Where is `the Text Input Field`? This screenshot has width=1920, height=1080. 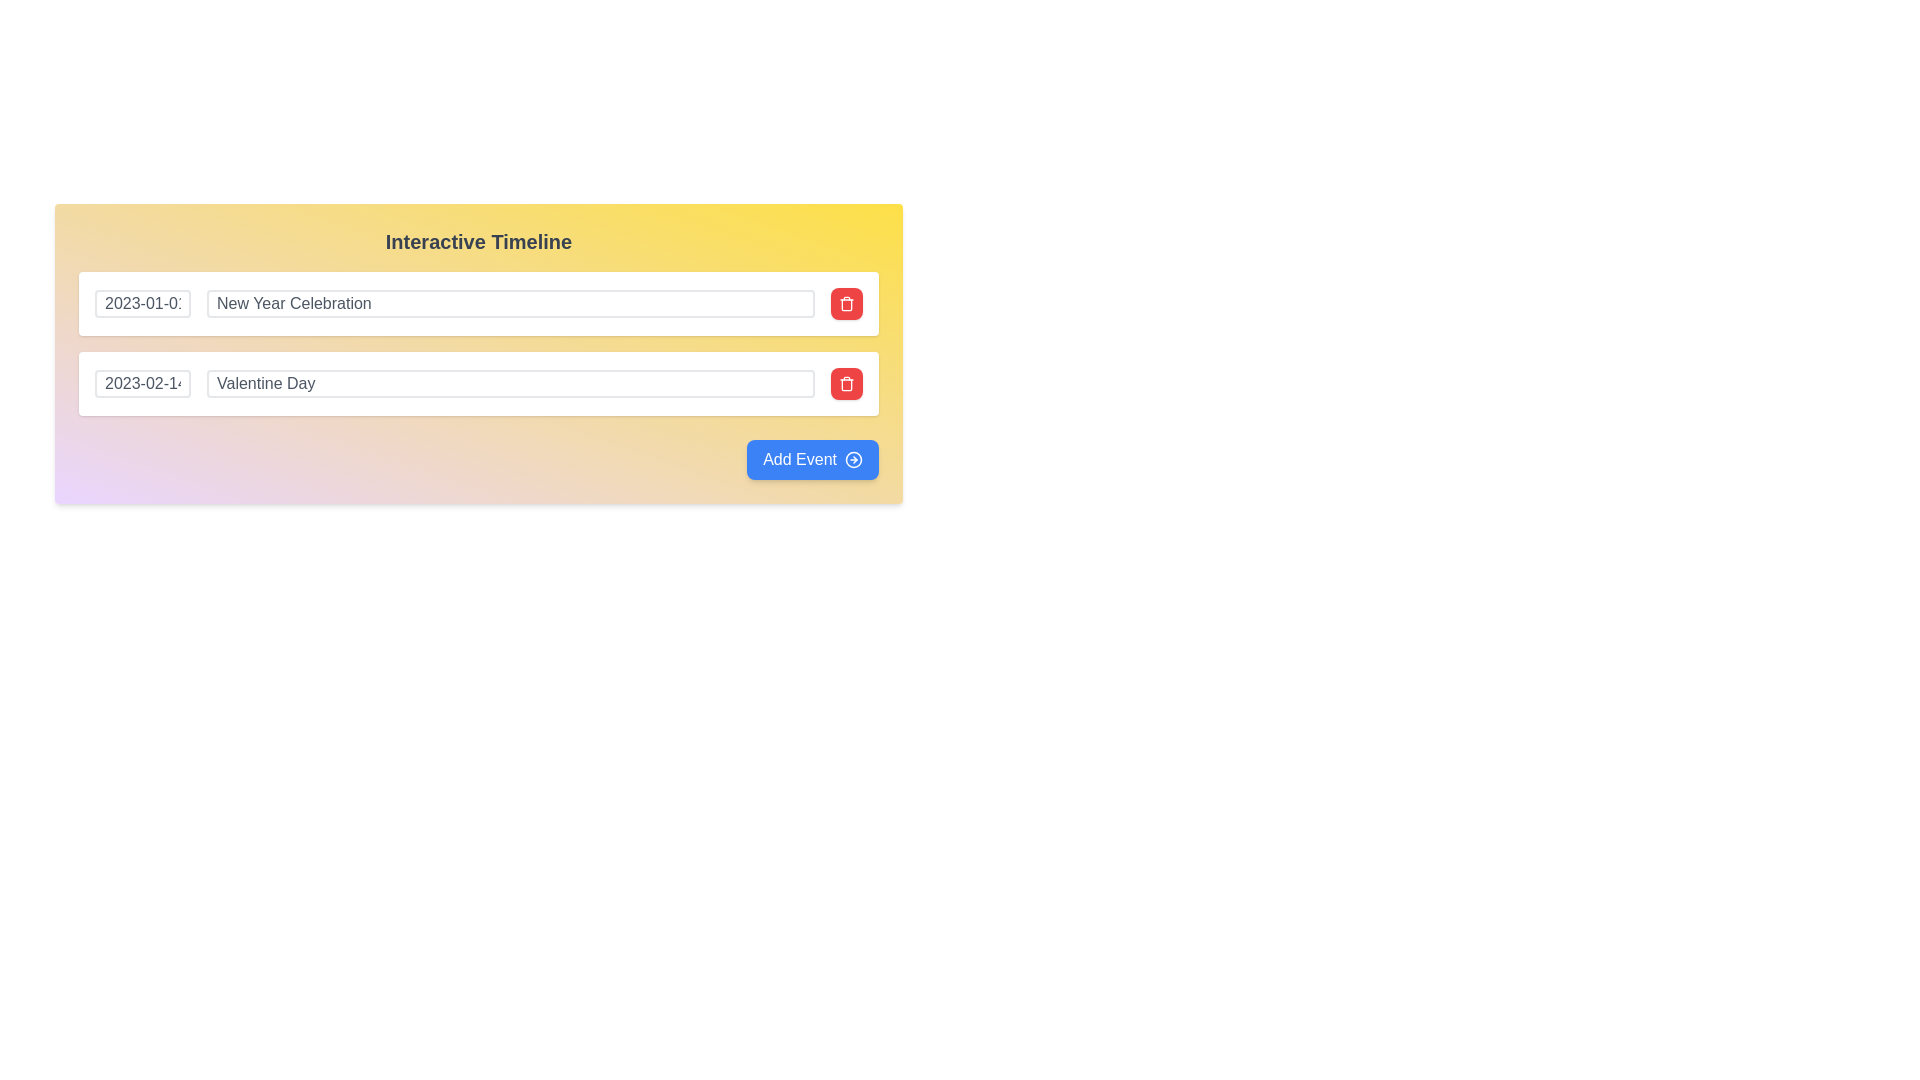 the Text Input Field is located at coordinates (510, 384).